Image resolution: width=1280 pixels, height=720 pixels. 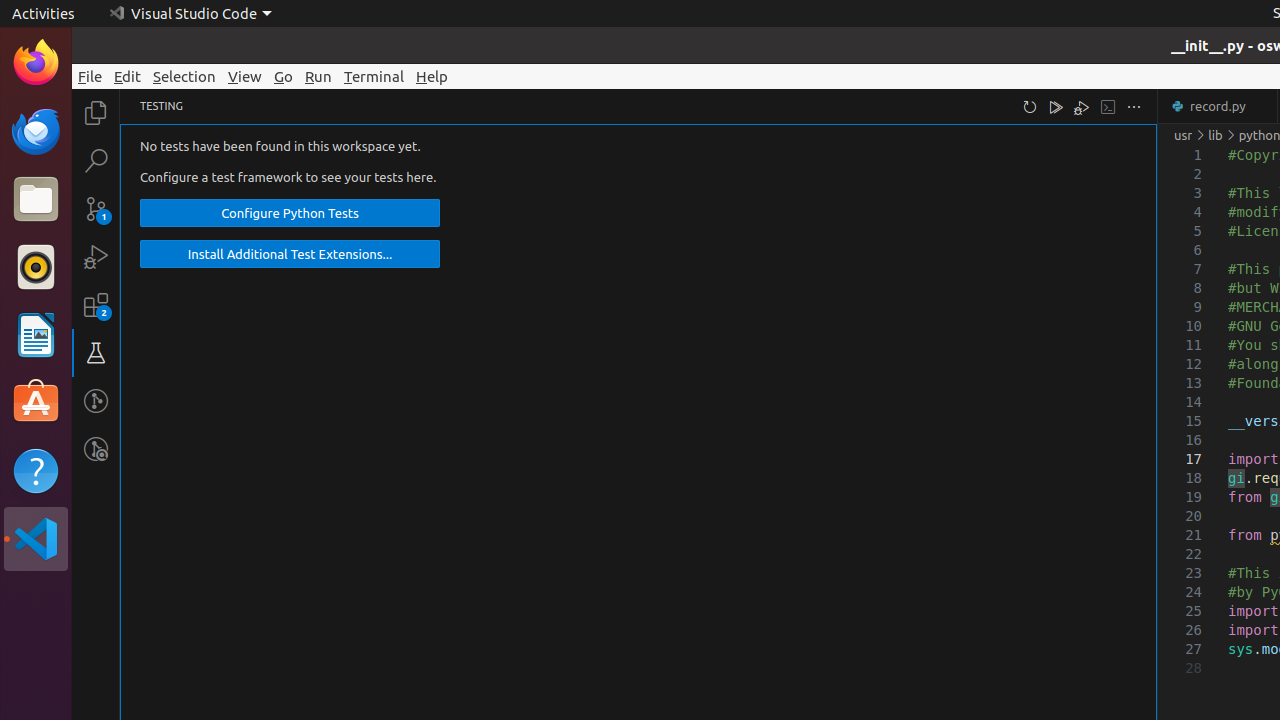 I want to click on 'Terminal', so click(x=374, y=75).